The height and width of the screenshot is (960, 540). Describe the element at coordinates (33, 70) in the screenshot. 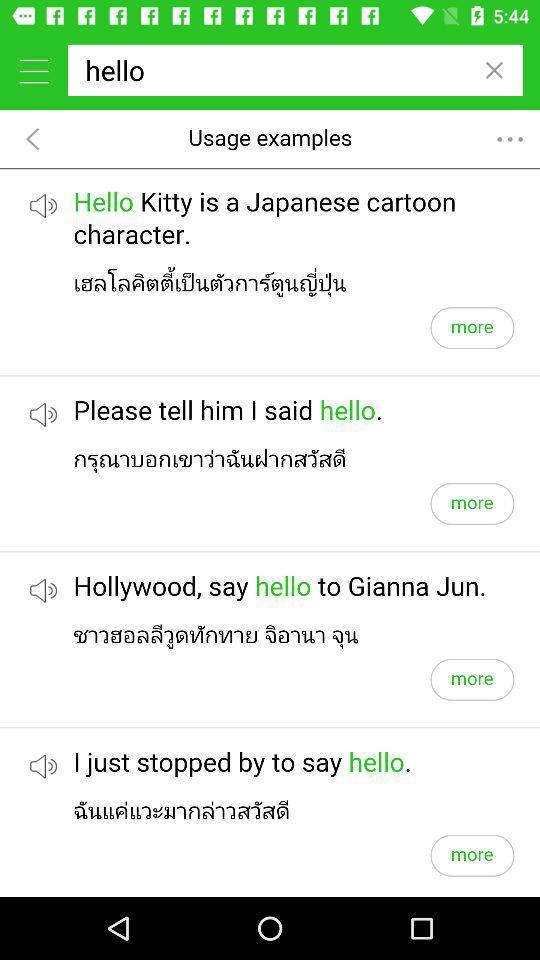

I see `the menu icon` at that location.